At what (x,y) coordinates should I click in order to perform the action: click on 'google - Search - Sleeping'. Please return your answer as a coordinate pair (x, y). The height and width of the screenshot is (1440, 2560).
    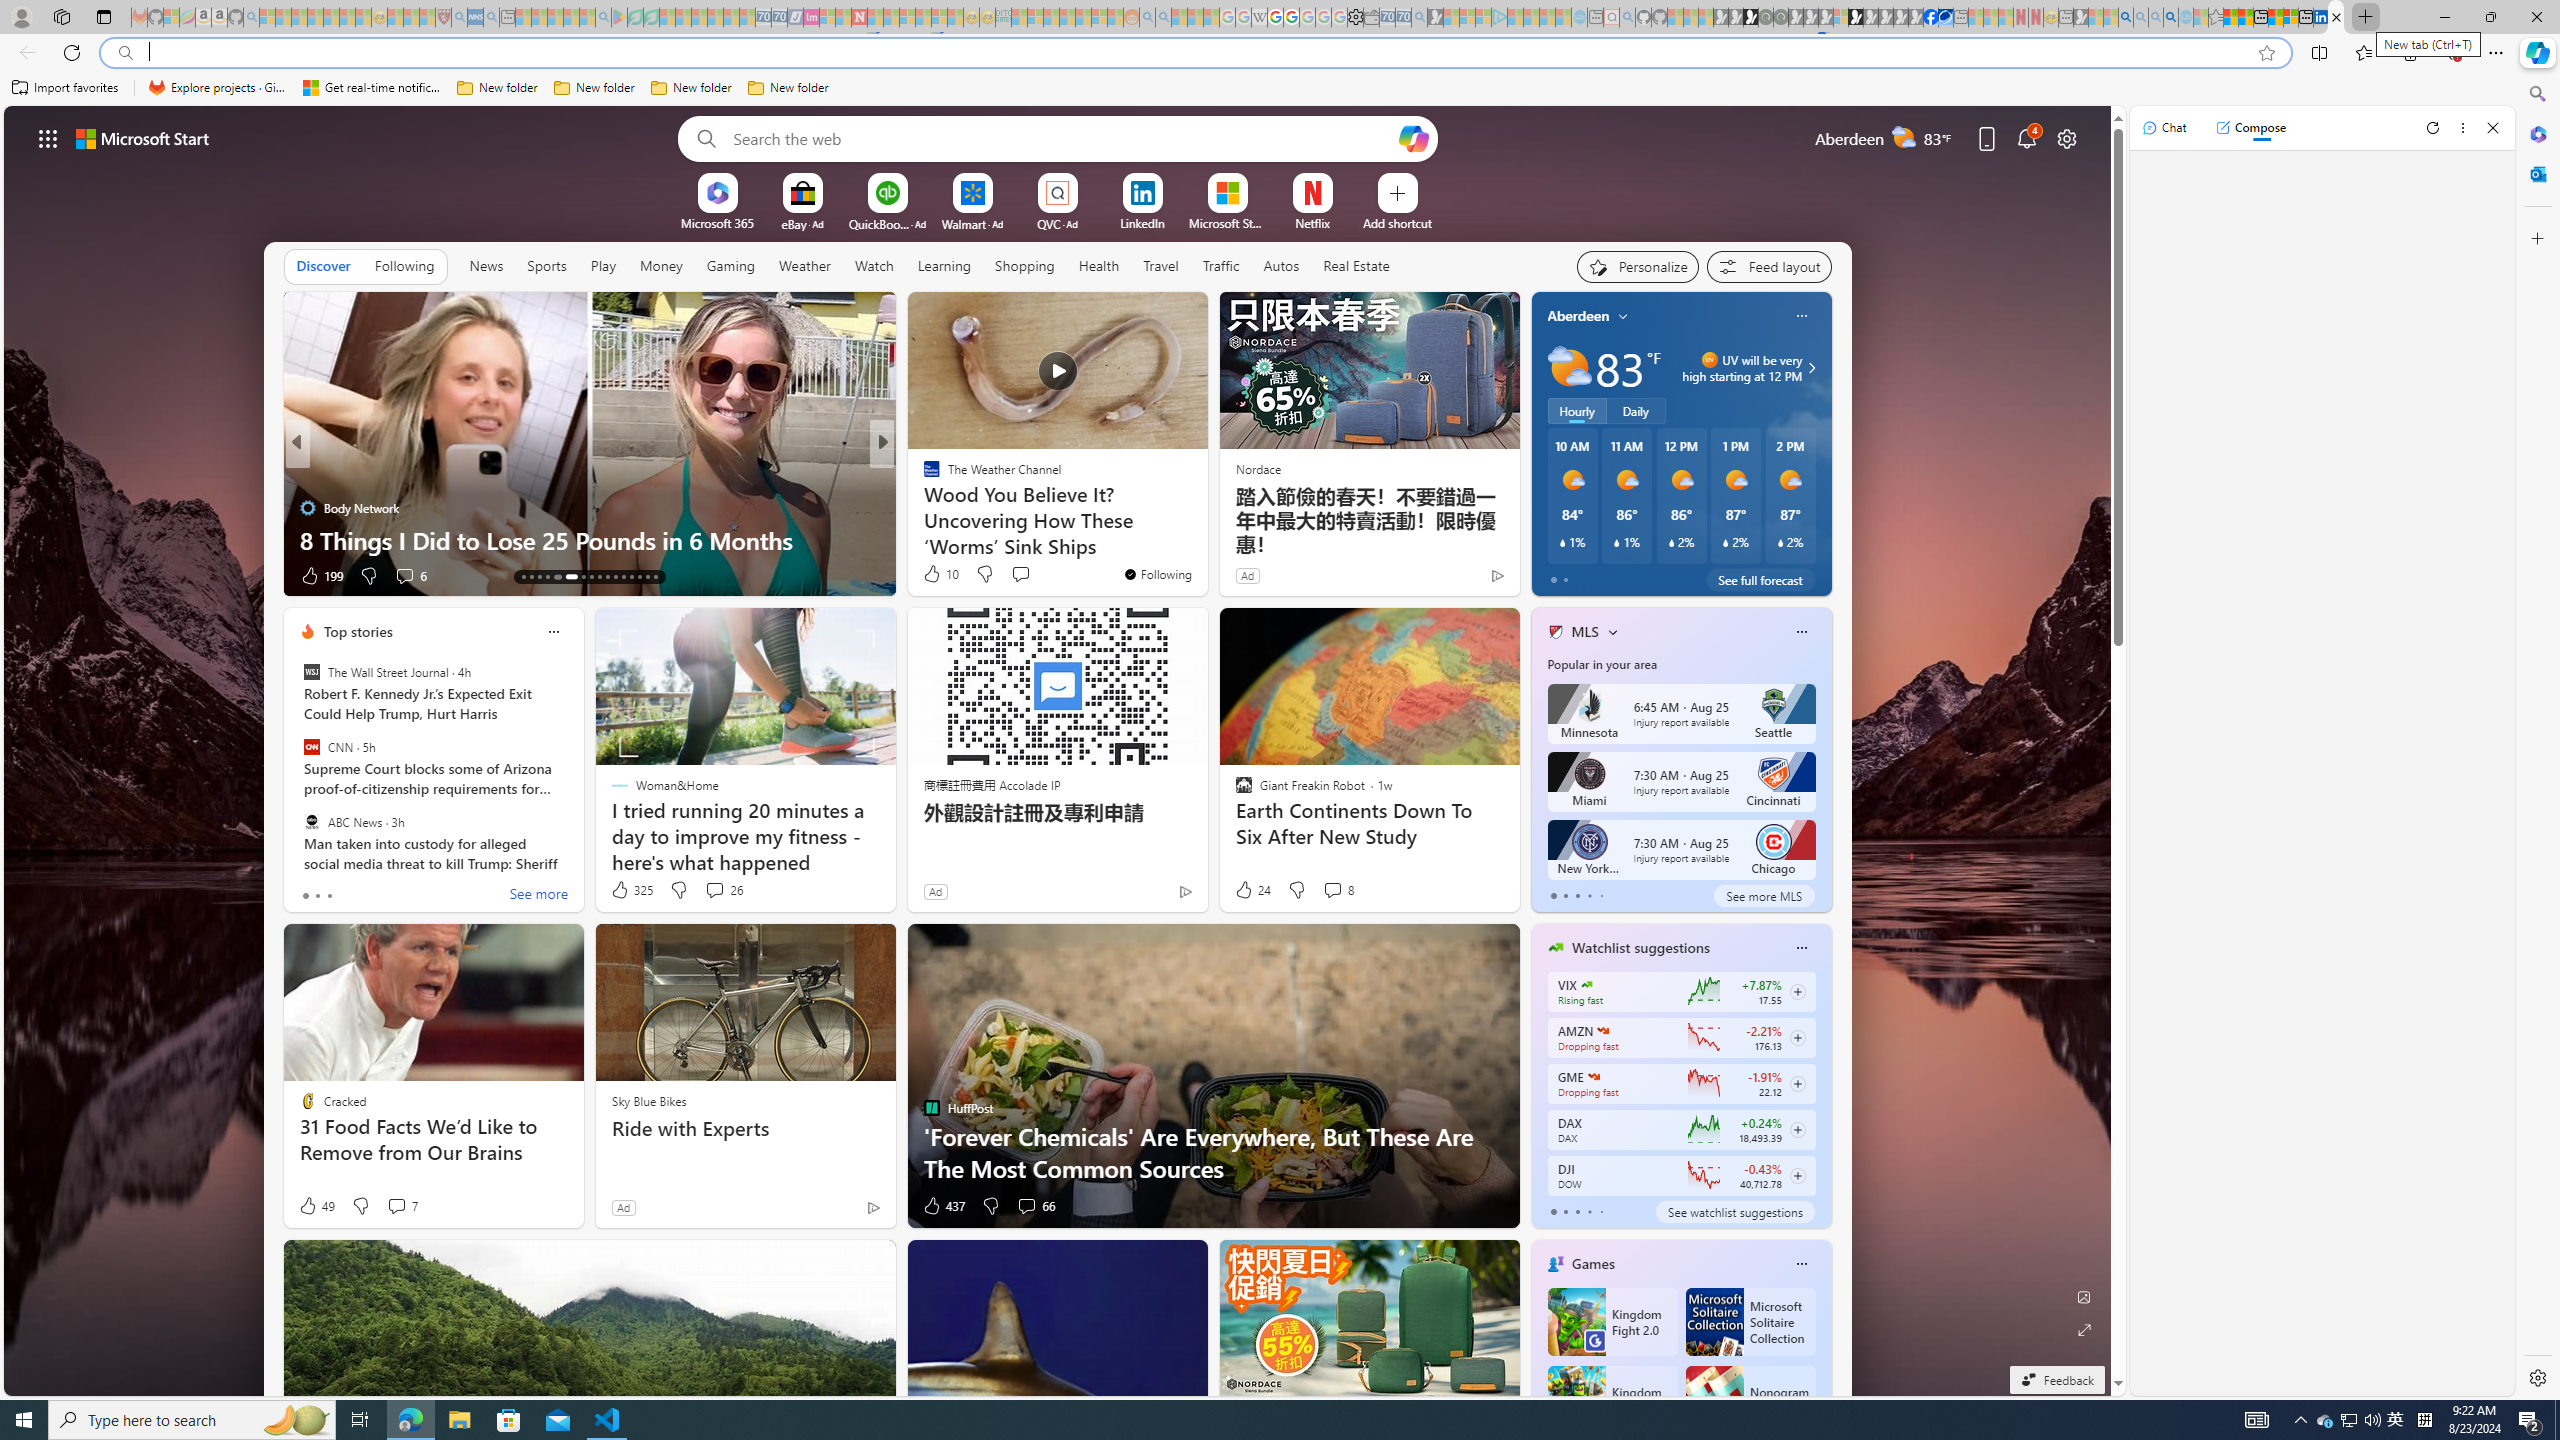
    Looking at the image, I should click on (602, 16).